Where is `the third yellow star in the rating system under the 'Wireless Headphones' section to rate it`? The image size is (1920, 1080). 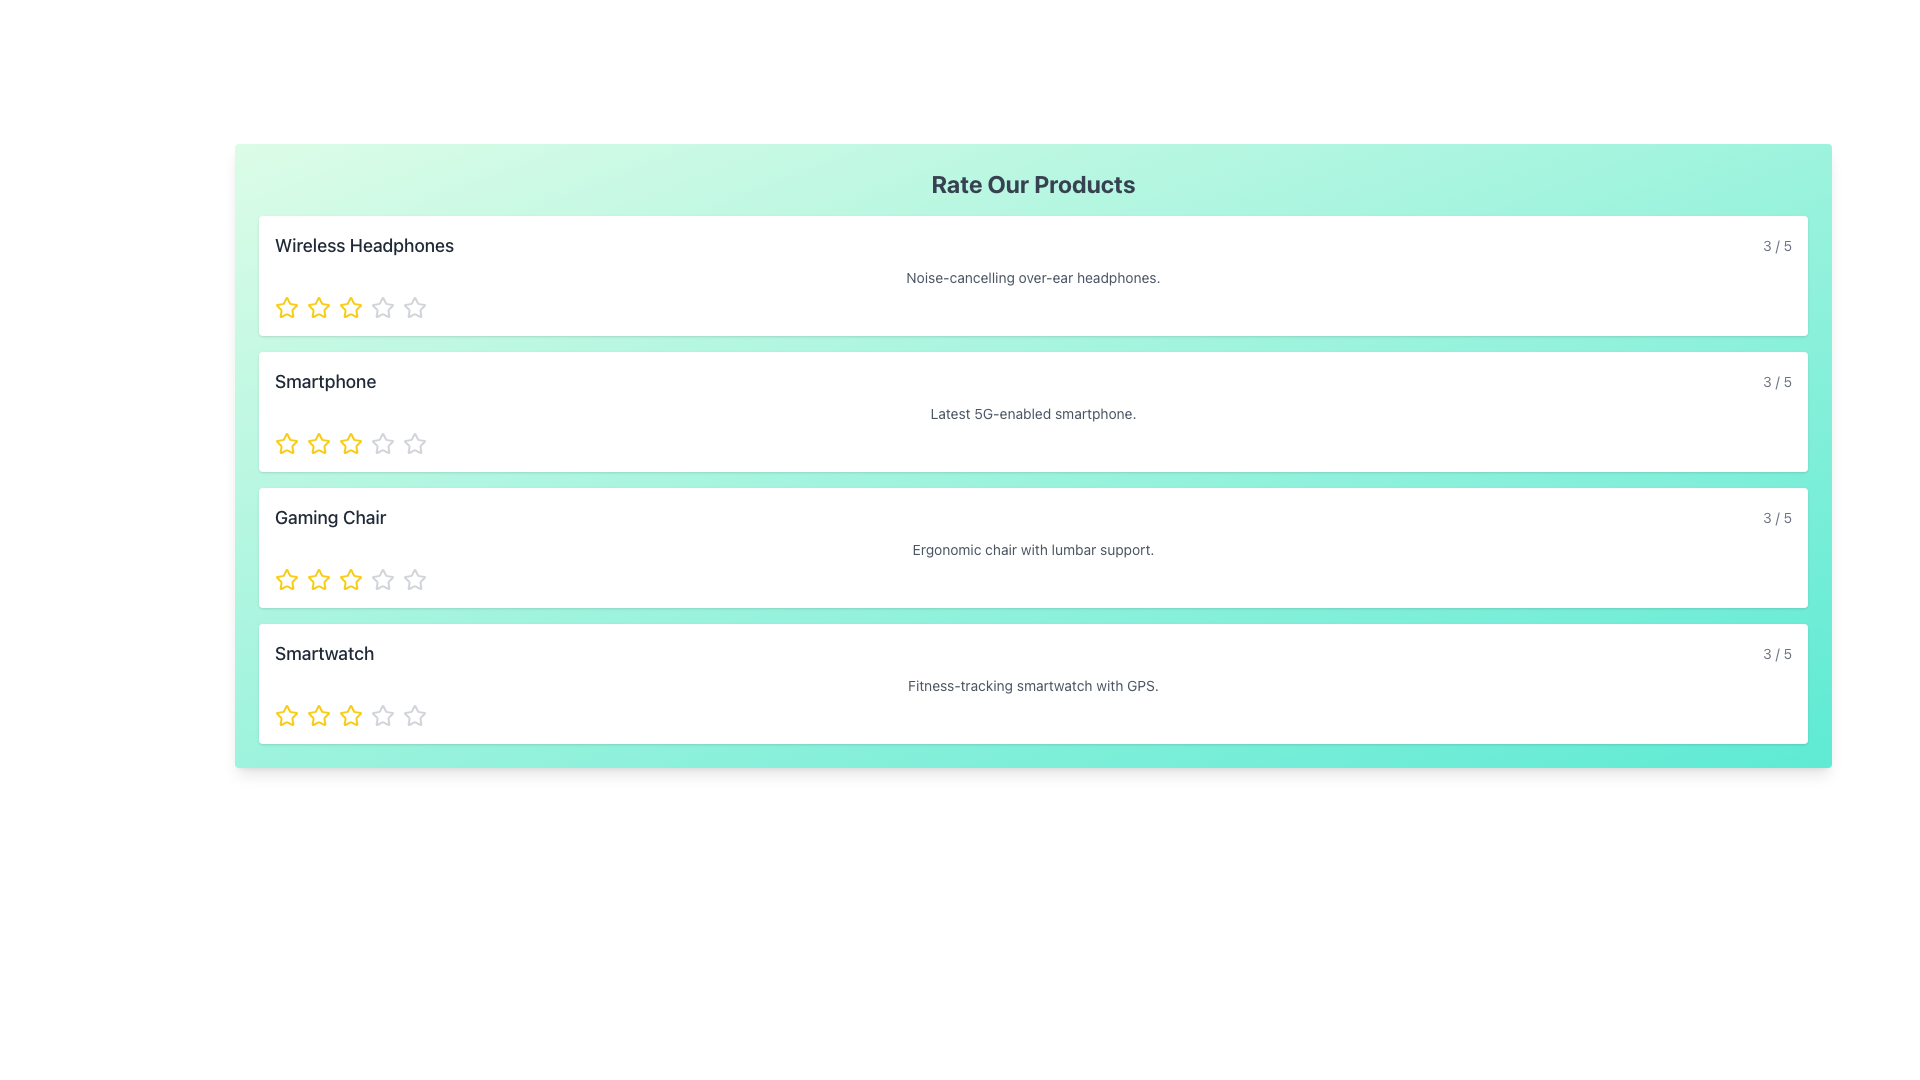 the third yellow star in the rating system under the 'Wireless Headphones' section to rate it is located at coordinates (350, 308).